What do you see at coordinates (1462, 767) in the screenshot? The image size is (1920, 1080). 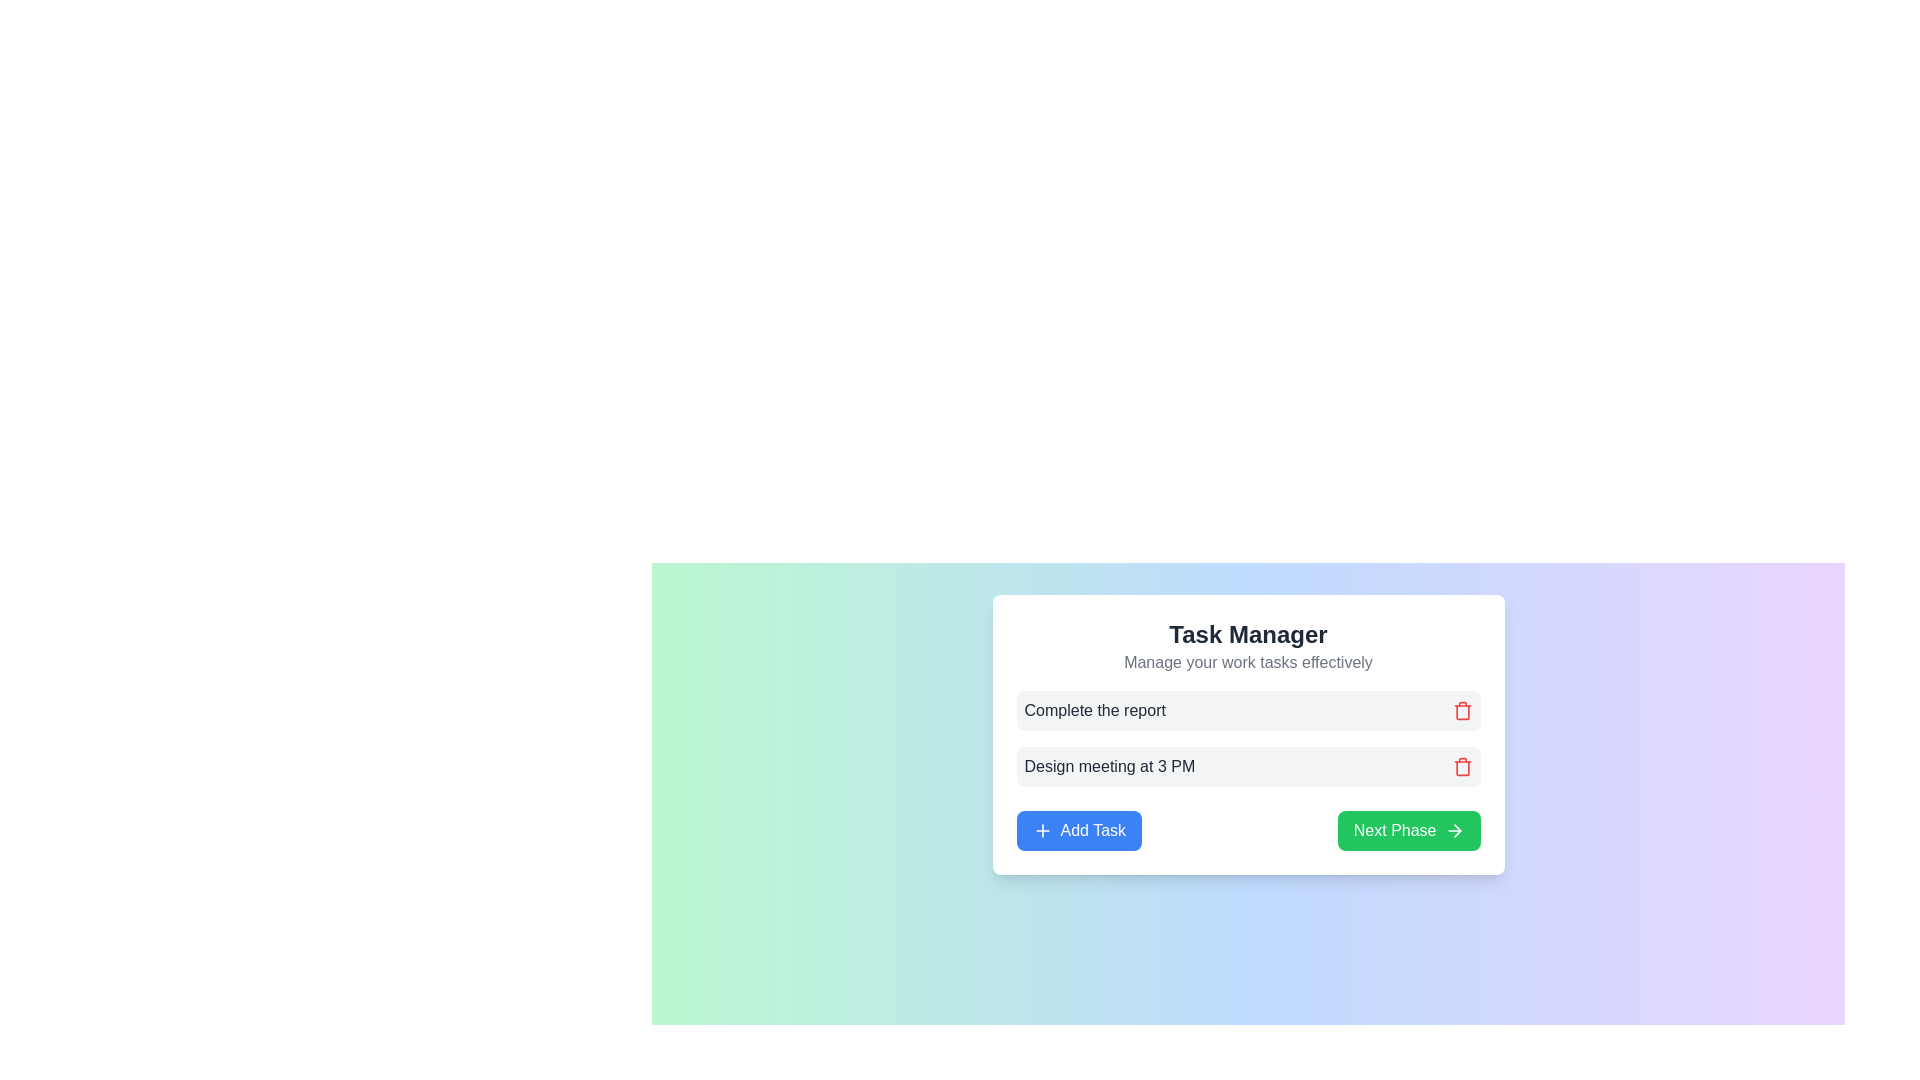 I see `the trash can icon button located to the right of the task entry labeled 'Design meeting at 3 PM'` at bounding box center [1462, 767].